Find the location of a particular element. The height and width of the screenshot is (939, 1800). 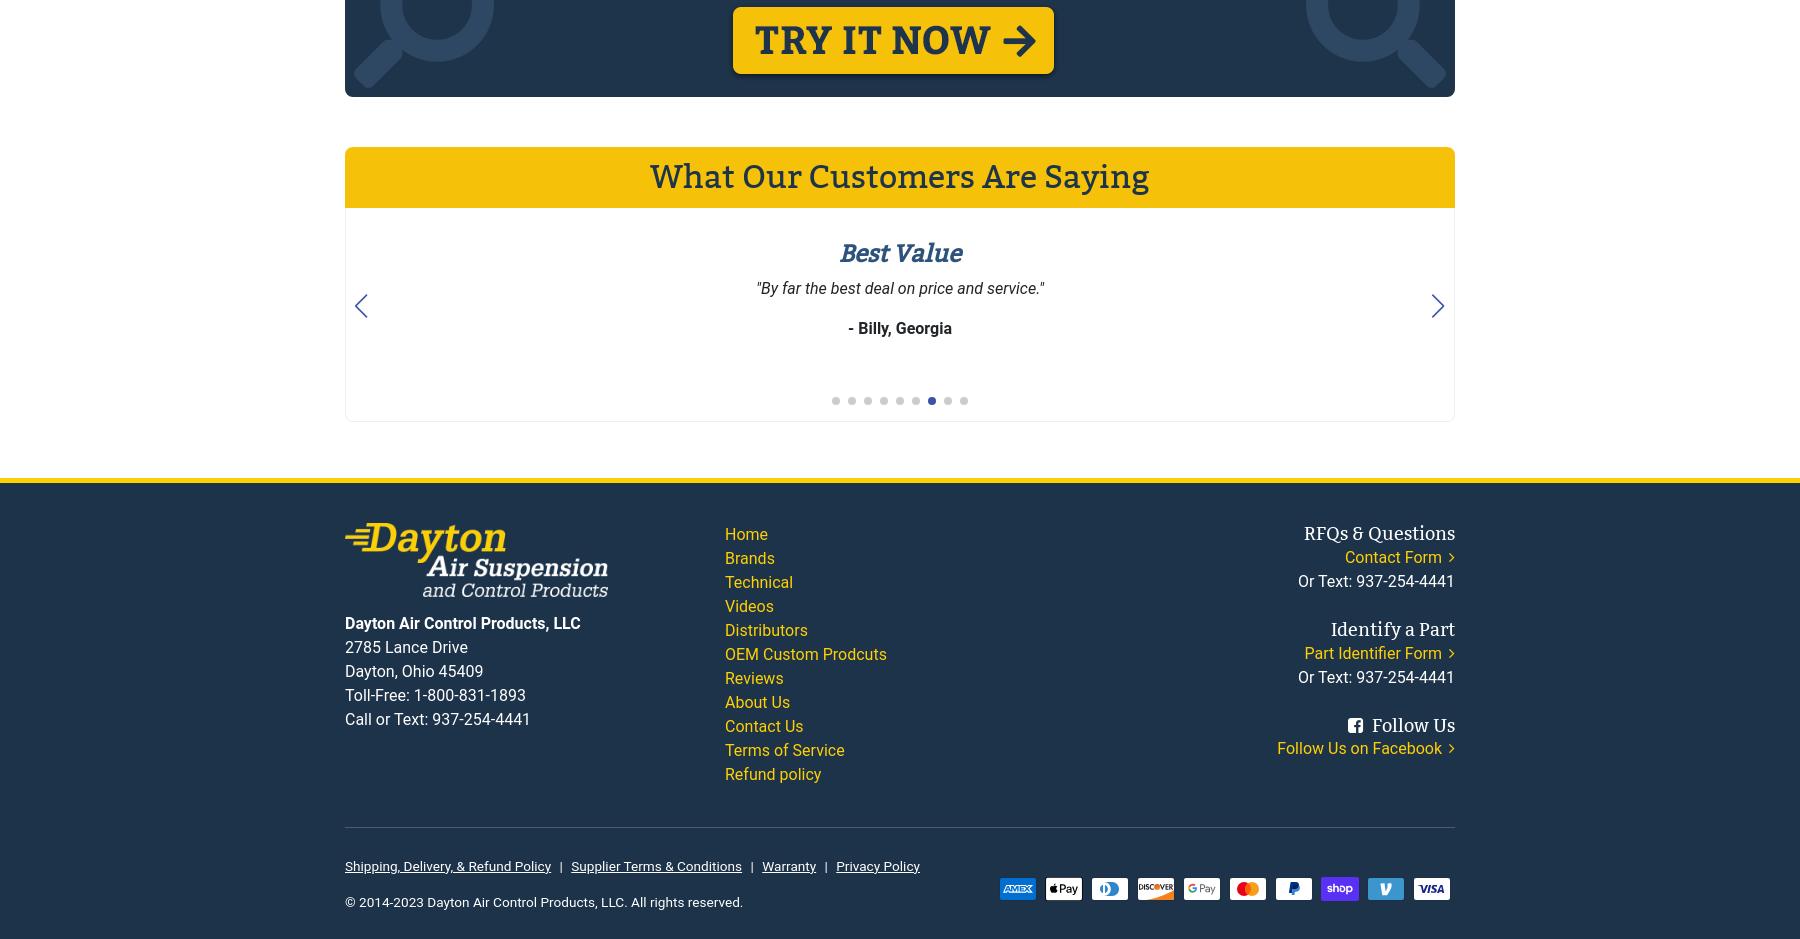

'About Us' is located at coordinates (756, 700).